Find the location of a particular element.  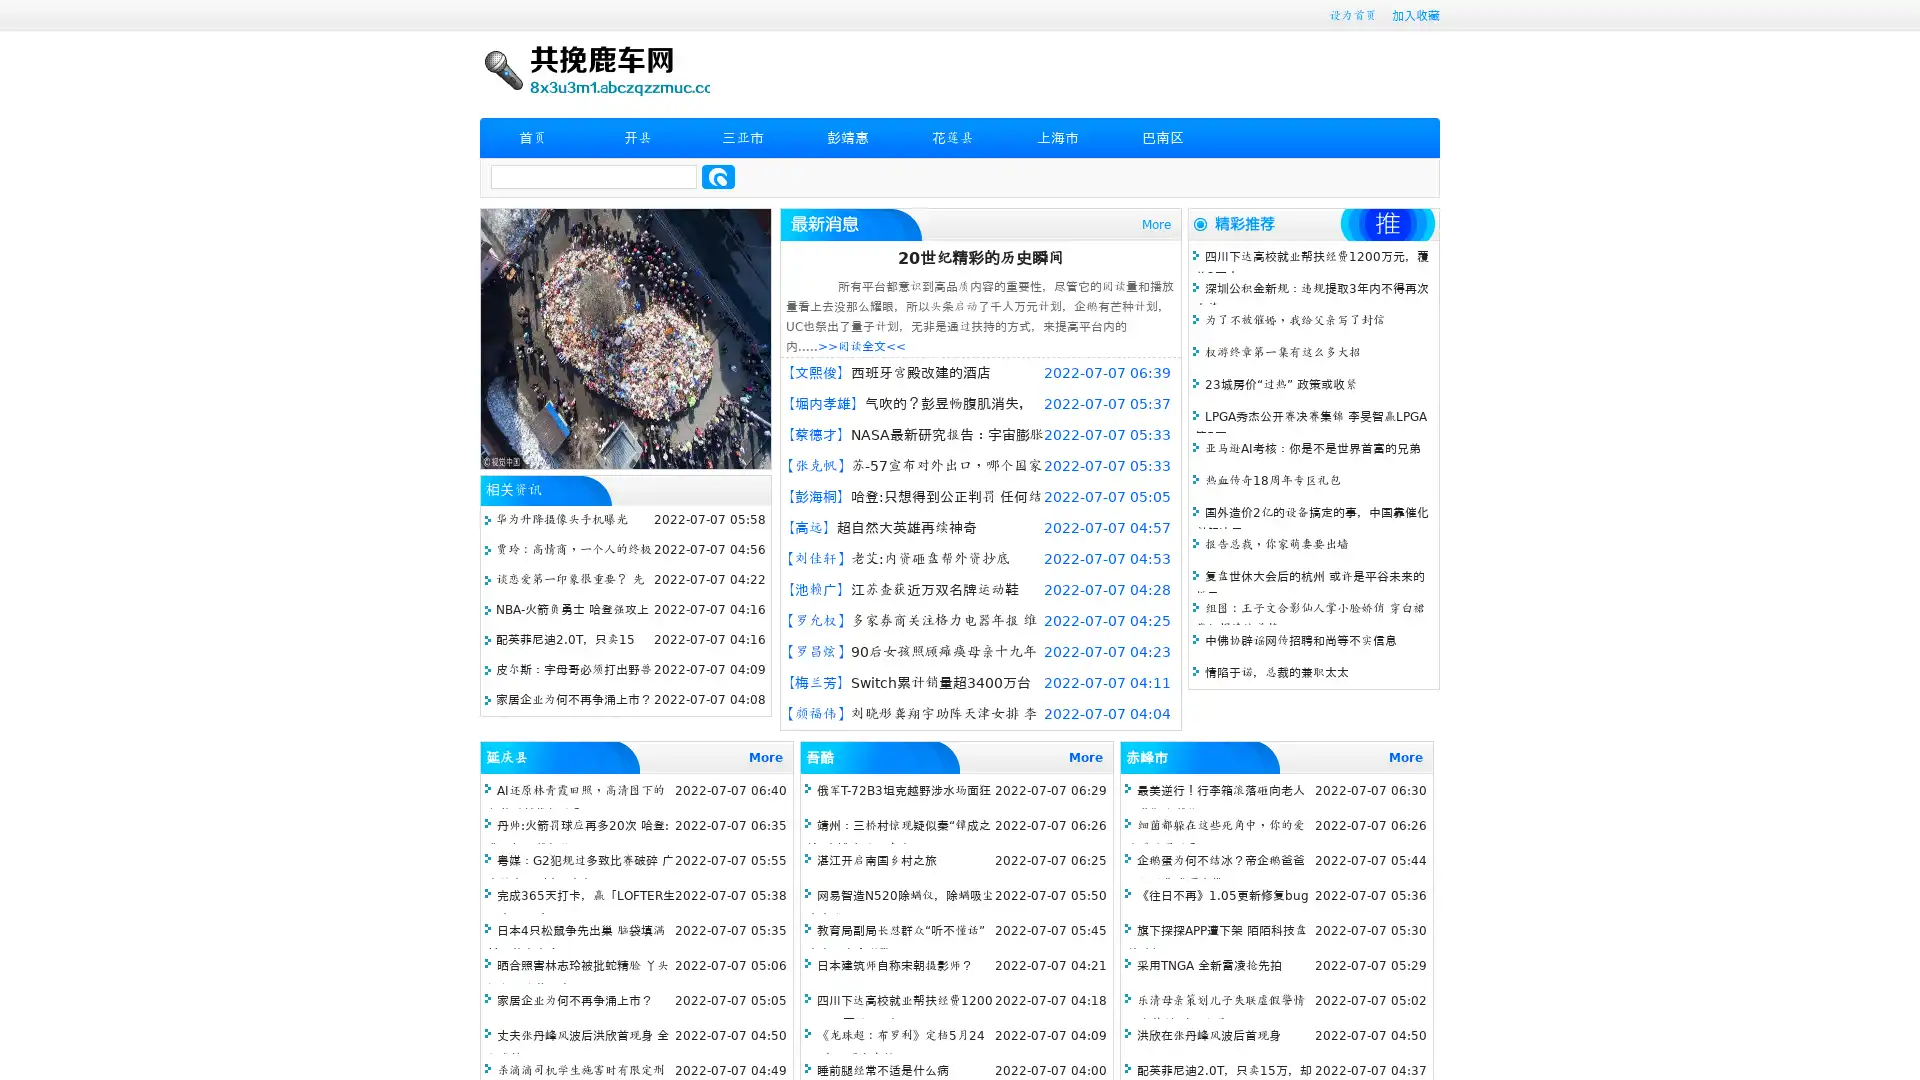

Search is located at coordinates (718, 176).